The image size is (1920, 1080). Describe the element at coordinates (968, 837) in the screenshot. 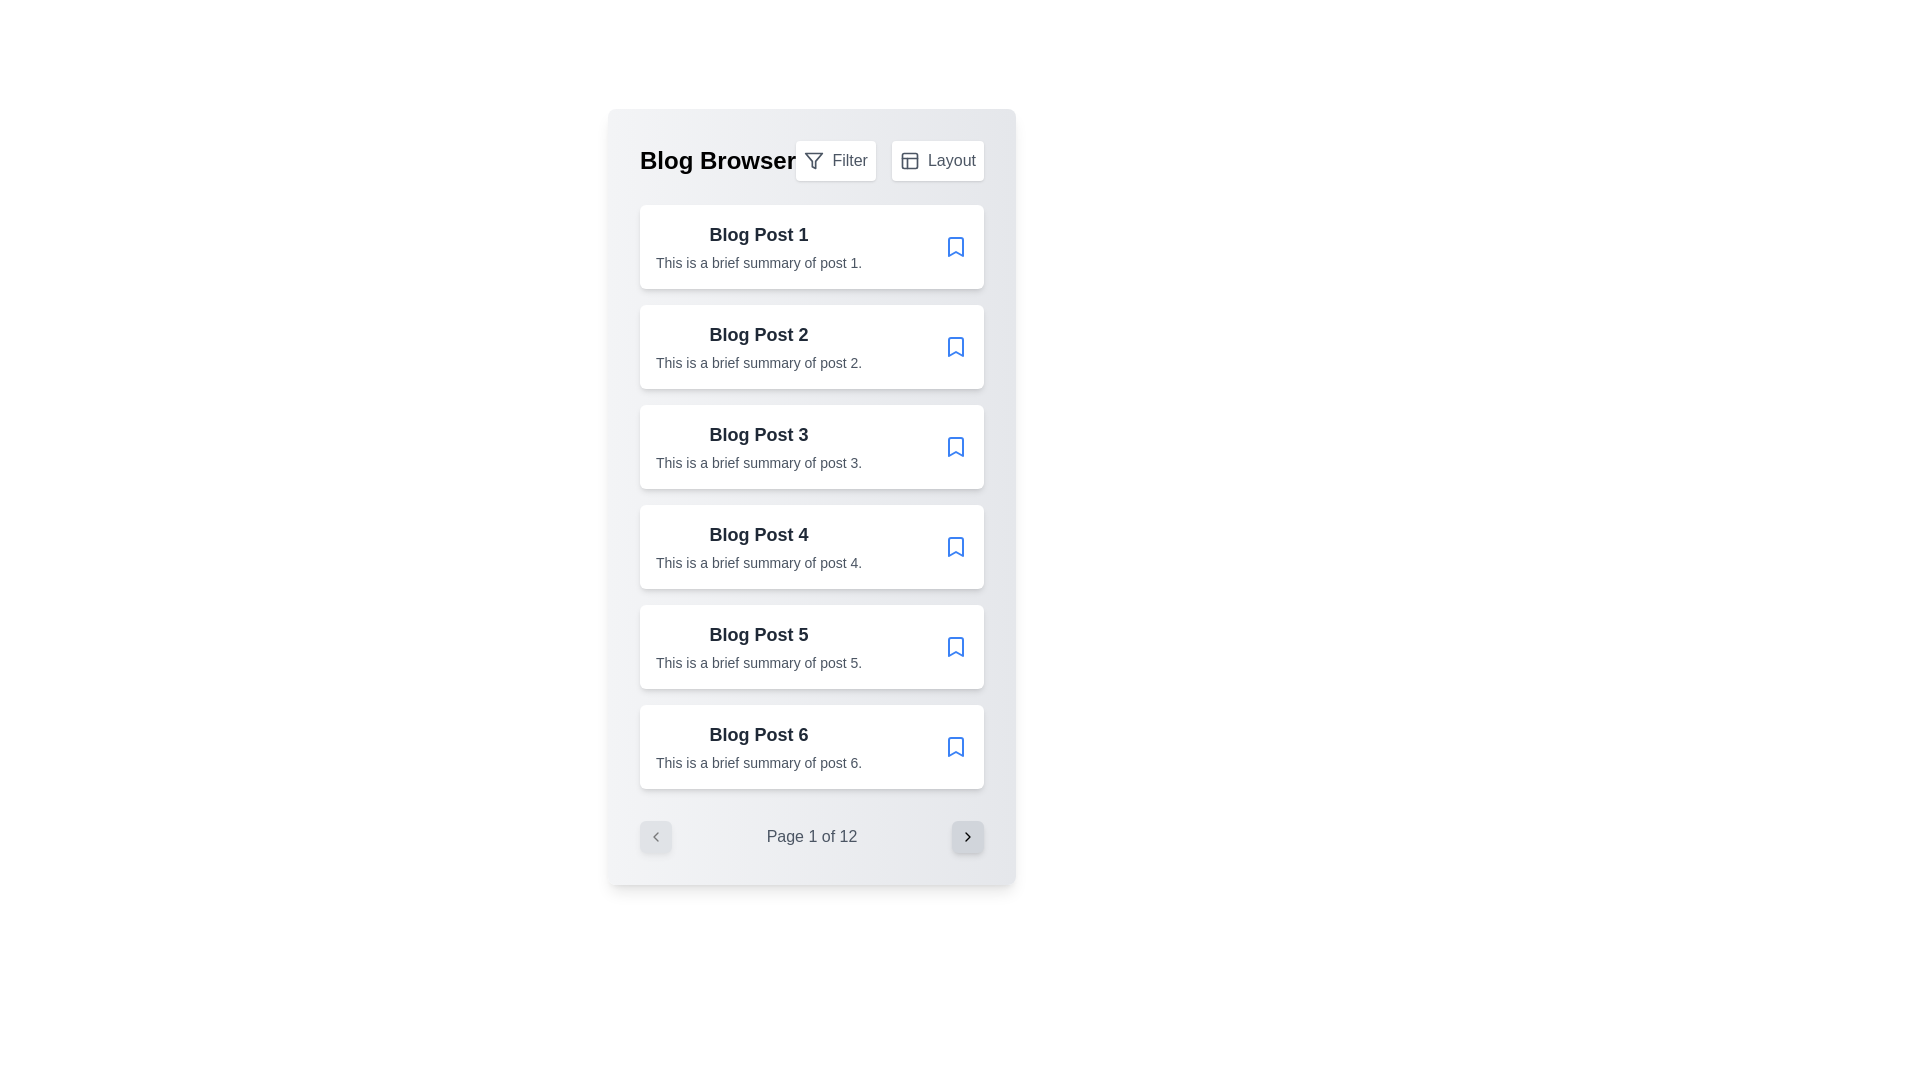

I see `the Chevron icon within the navigation button at the bottom right of the panel for accessibility purposes` at that location.